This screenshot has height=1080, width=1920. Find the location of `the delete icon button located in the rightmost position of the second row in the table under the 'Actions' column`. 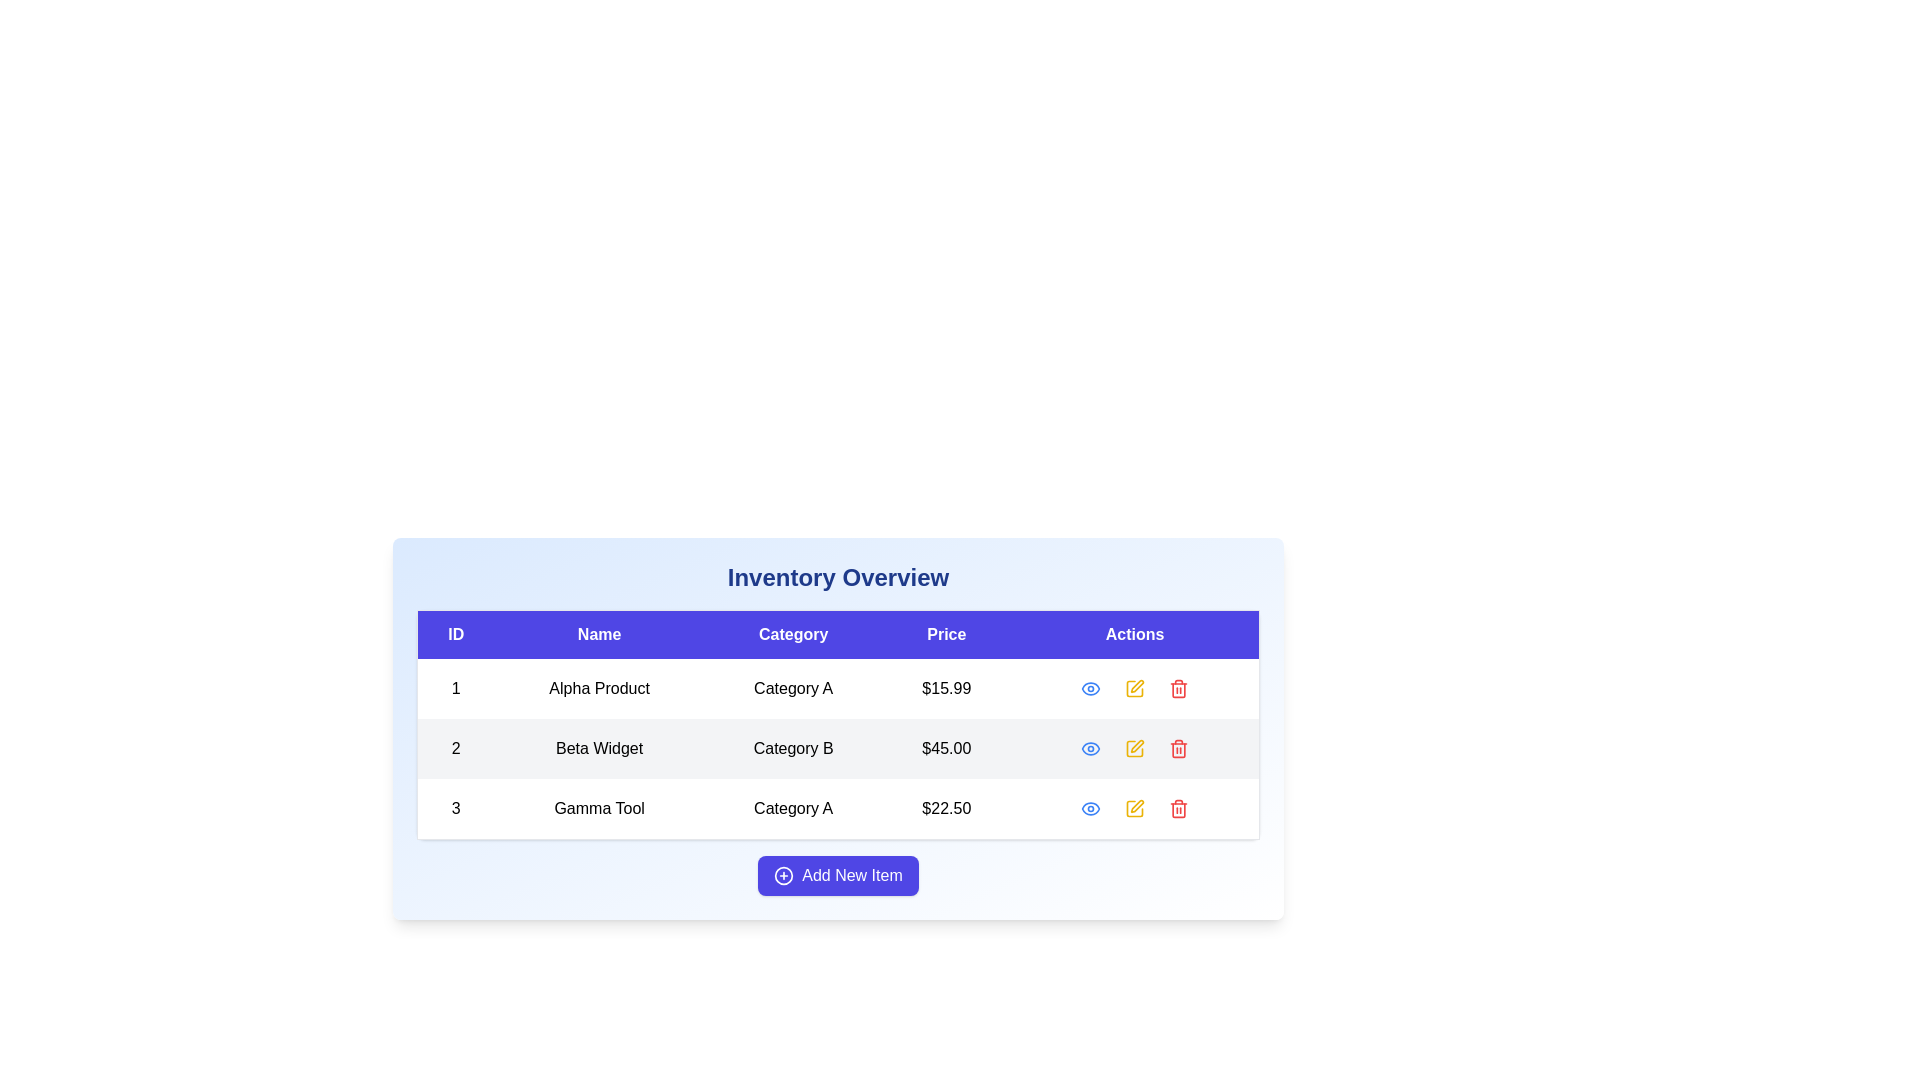

the delete icon button located in the rightmost position of the second row in the table under the 'Actions' column is located at coordinates (1179, 748).